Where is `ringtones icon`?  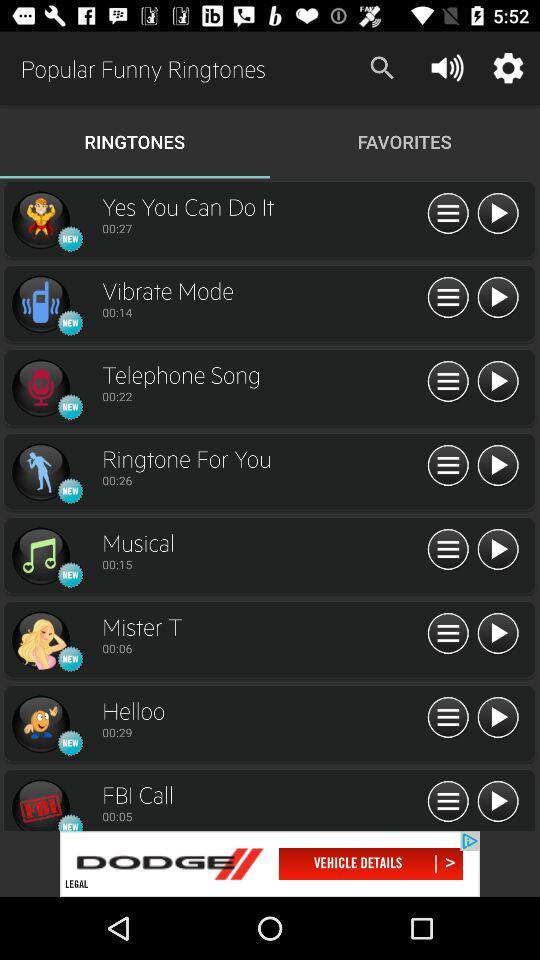 ringtones icon is located at coordinates (40, 387).